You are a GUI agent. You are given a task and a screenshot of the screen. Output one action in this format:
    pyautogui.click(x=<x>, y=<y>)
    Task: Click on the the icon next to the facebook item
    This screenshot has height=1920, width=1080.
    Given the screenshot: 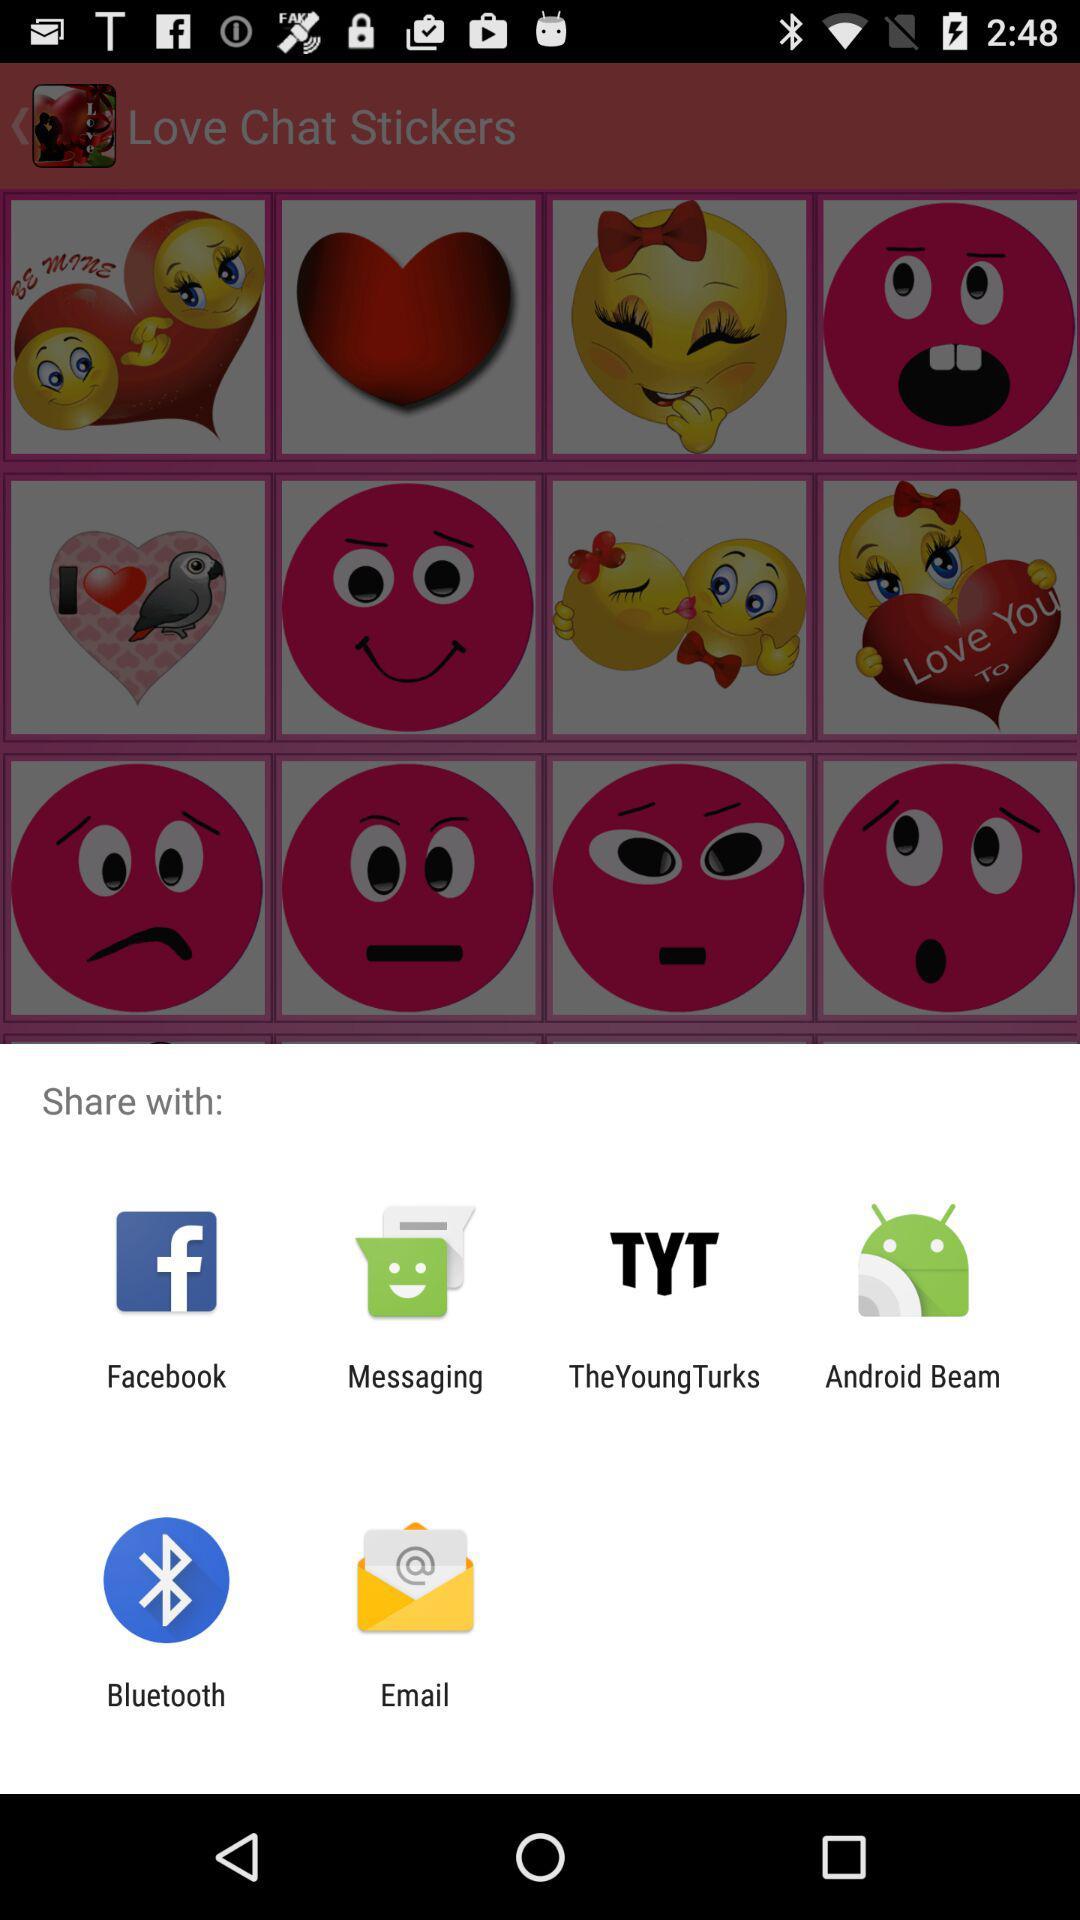 What is the action you would take?
    pyautogui.click(x=414, y=1392)
    